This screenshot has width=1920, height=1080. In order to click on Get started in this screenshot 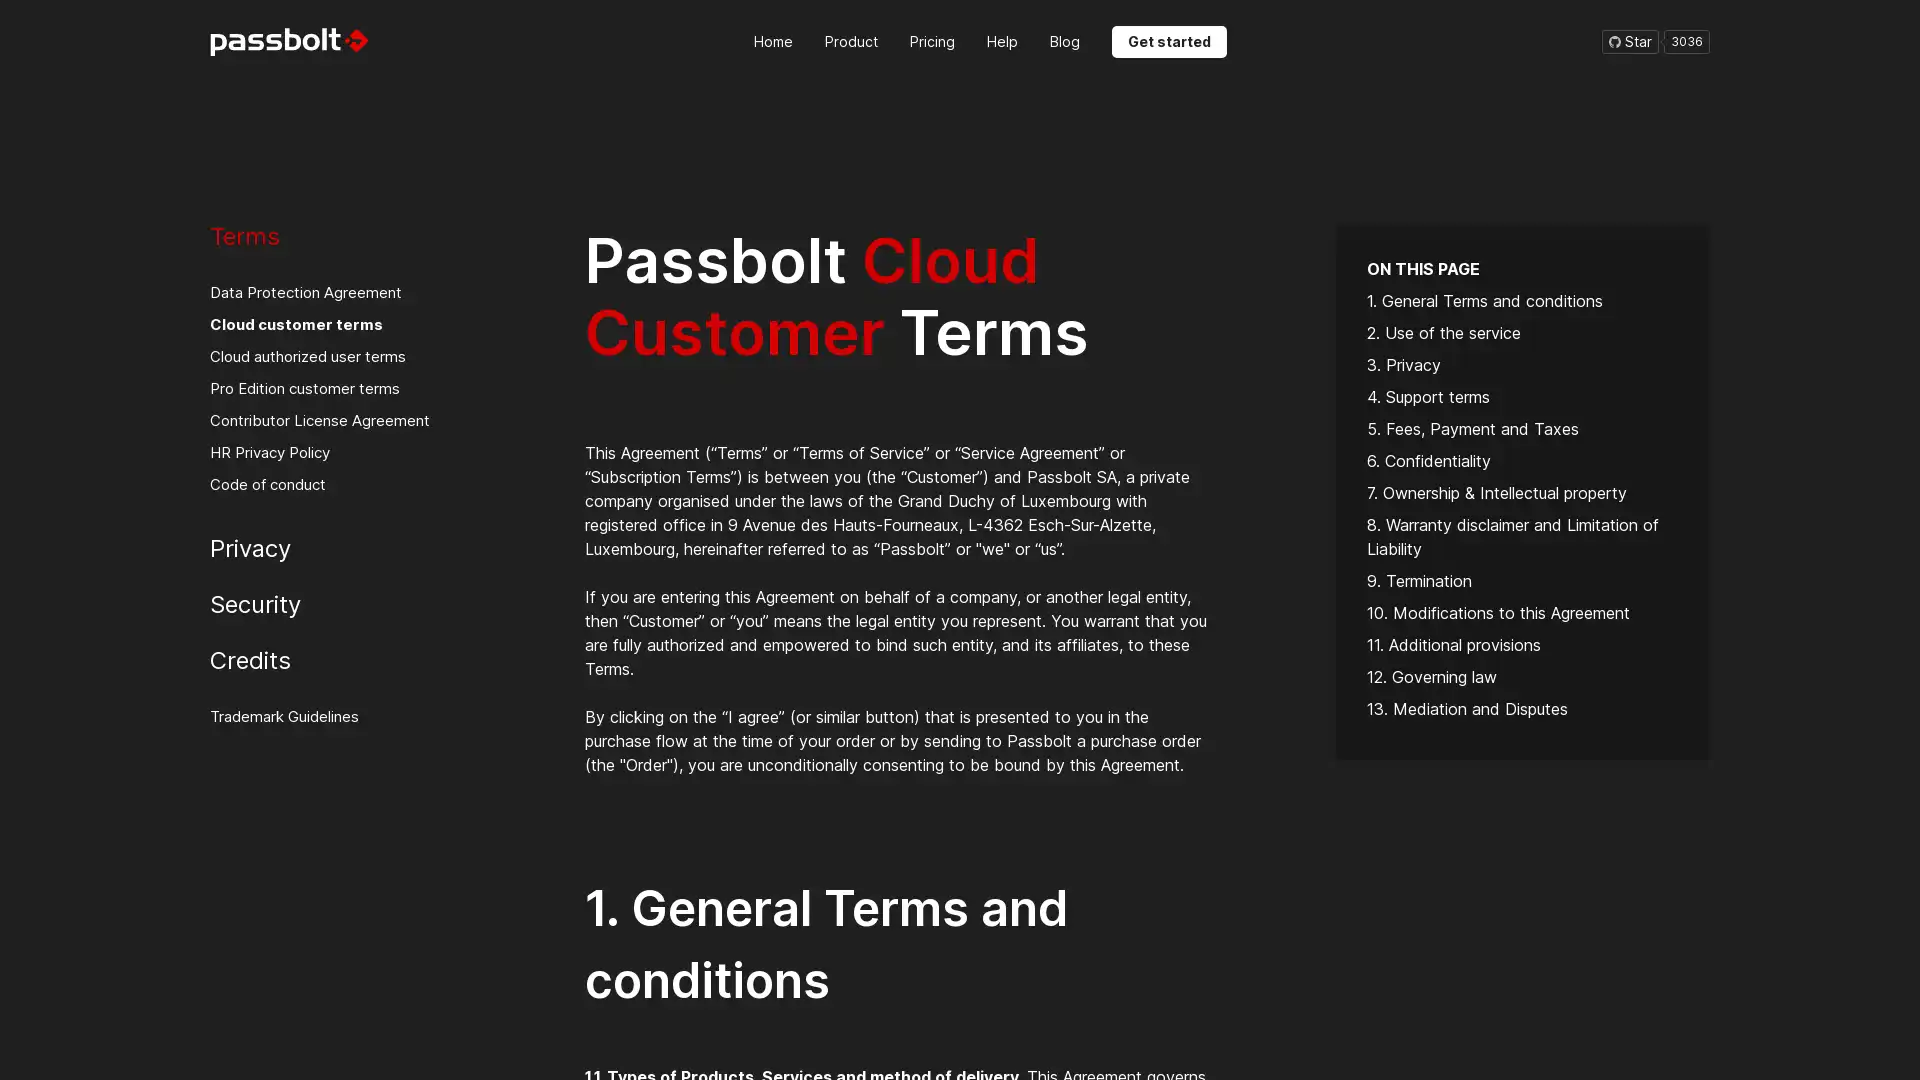, I will do `click(1168, 41)`.